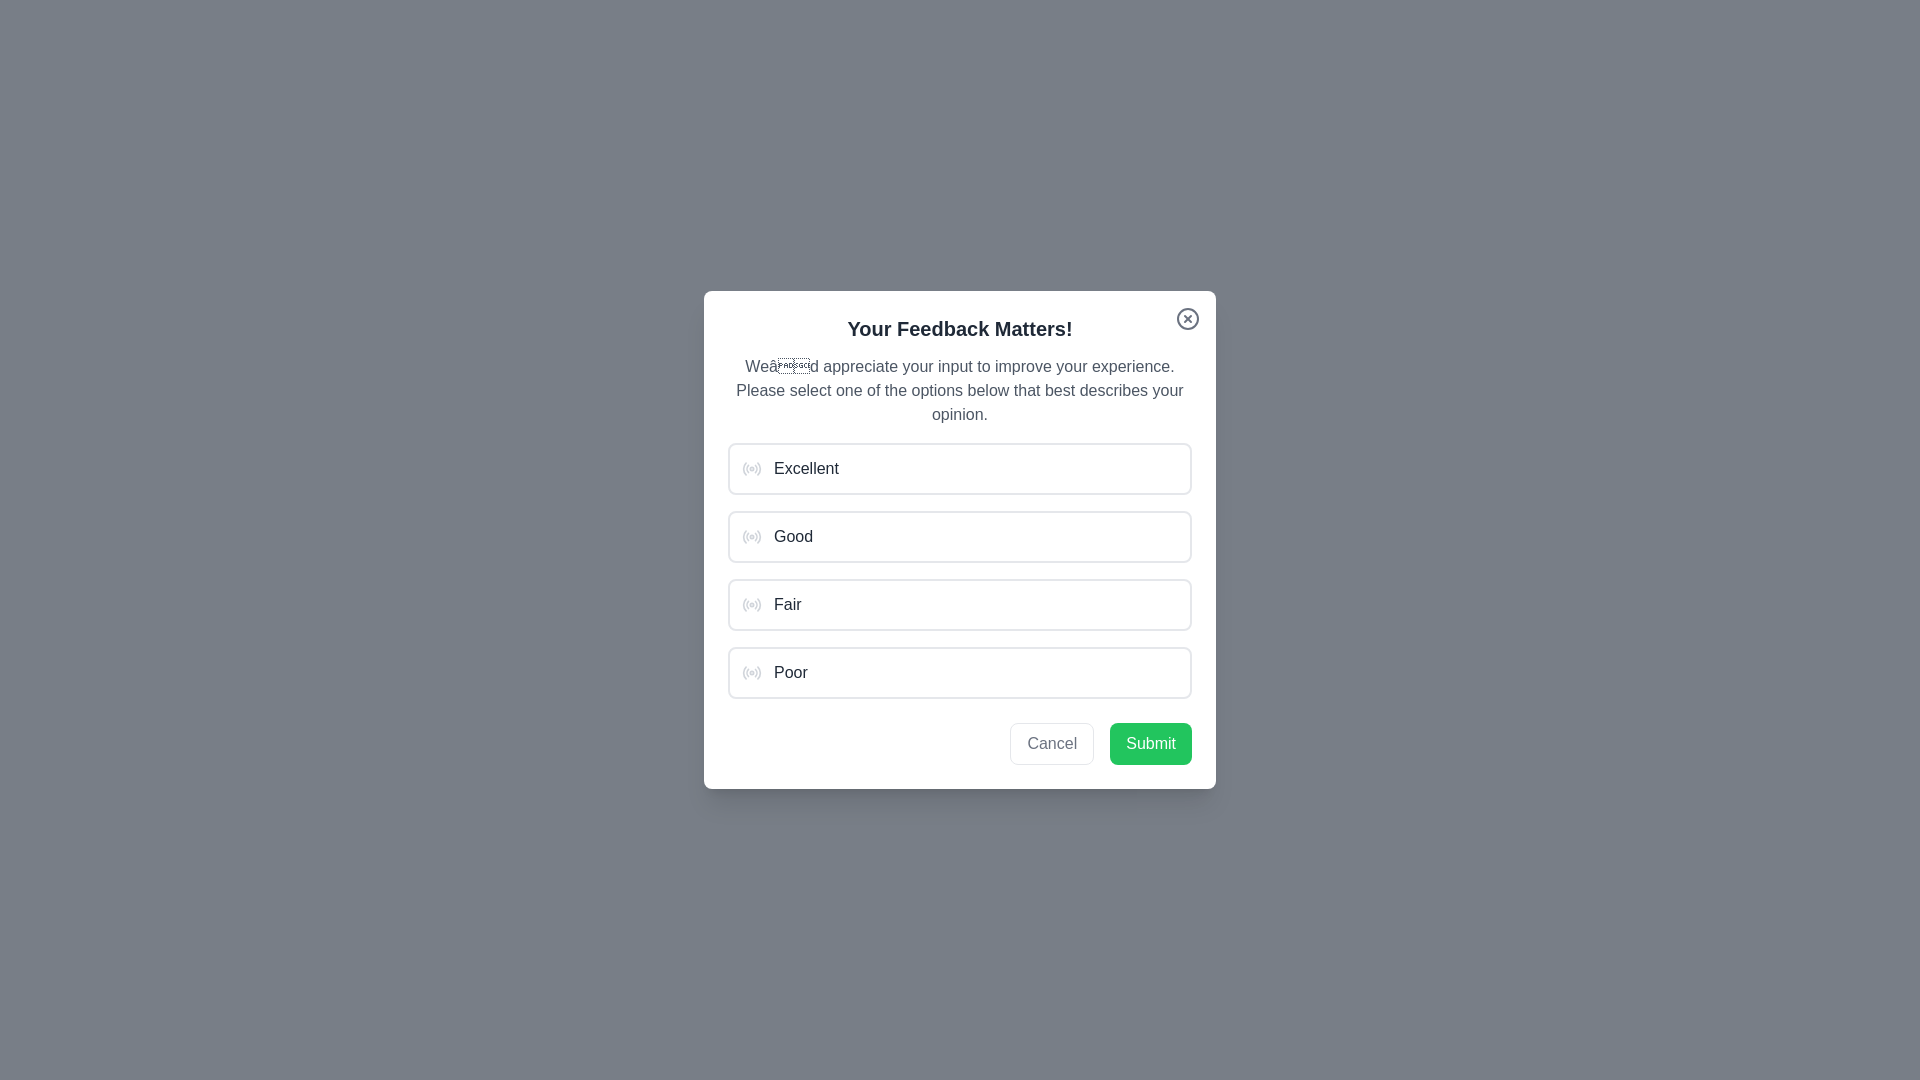 The height and width of the screenshot is (1080, 1920). What do you see at coordinates (1050, 744) in the screenshot?
I see `'Cancel' button to dismiss the dialog` at bounding box center [1050, 744].